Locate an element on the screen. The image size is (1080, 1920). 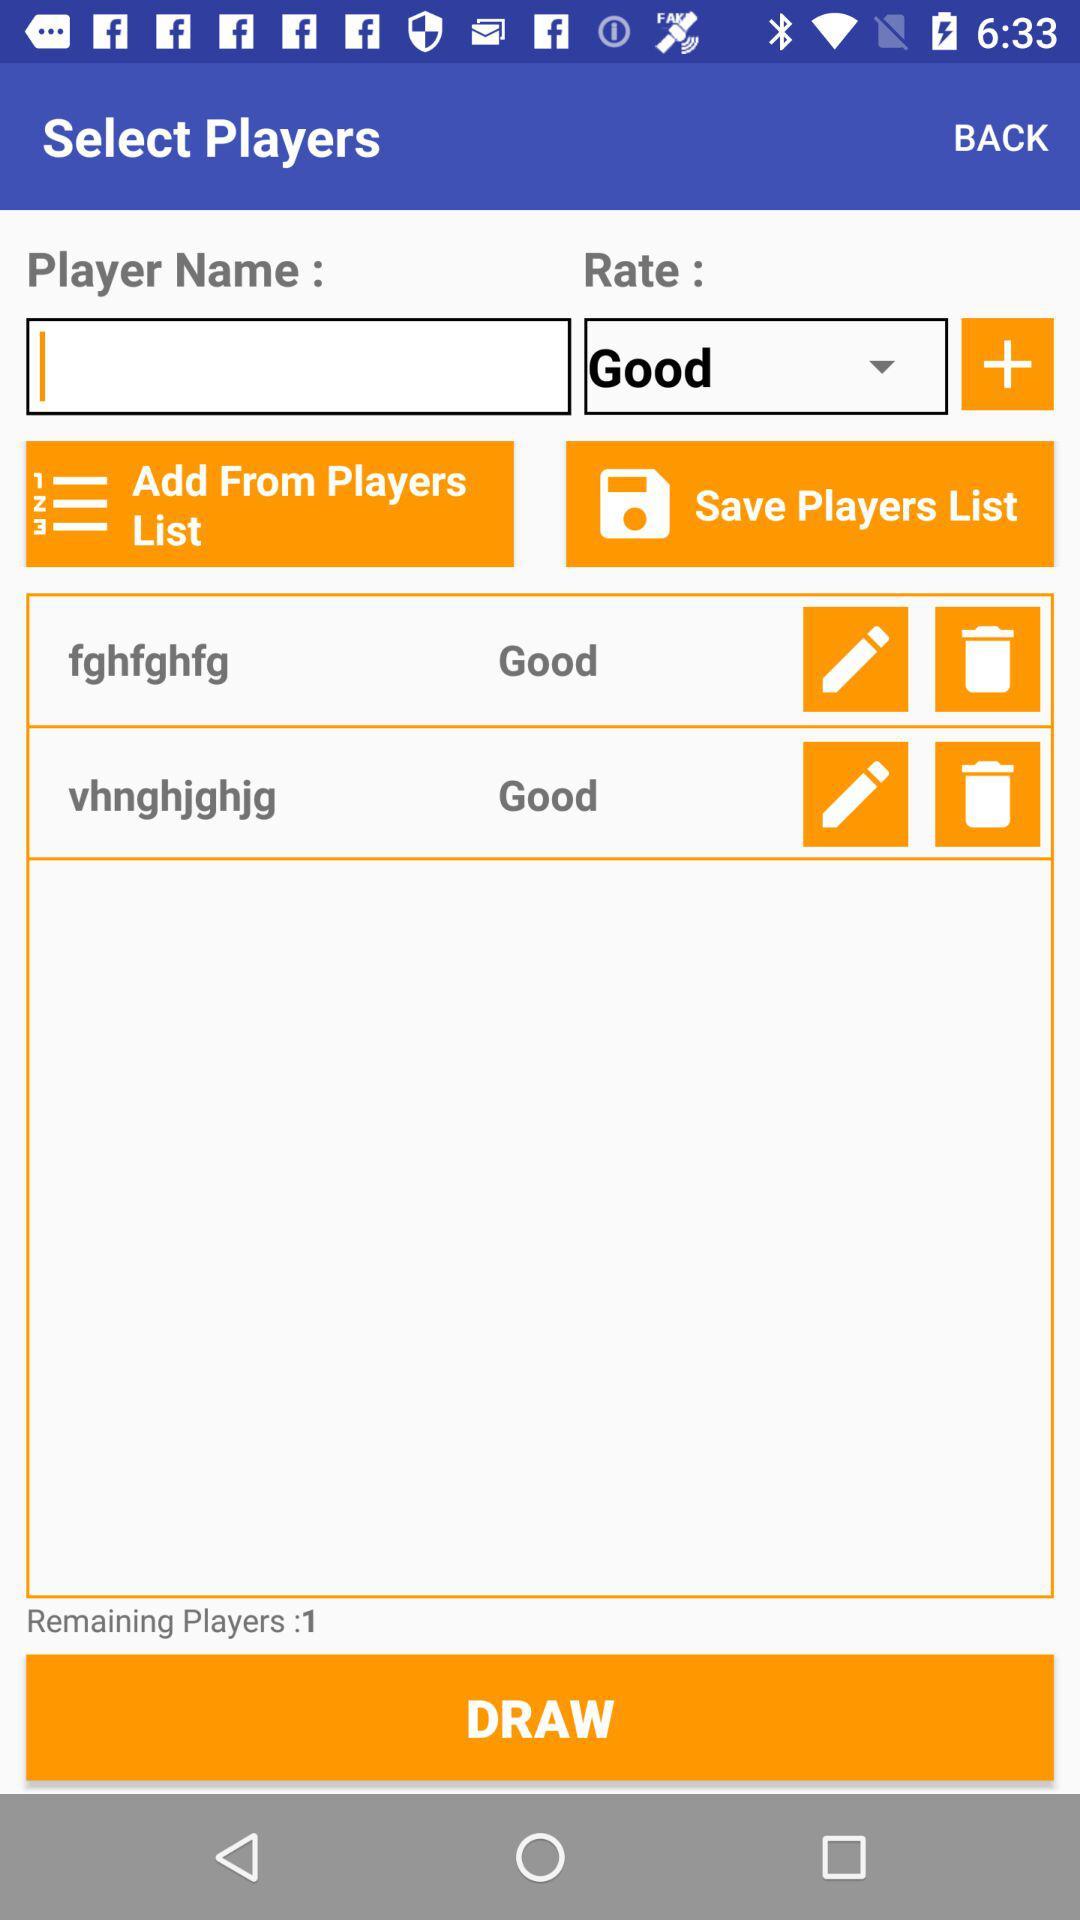
edit is located at coordinates (855, 793).